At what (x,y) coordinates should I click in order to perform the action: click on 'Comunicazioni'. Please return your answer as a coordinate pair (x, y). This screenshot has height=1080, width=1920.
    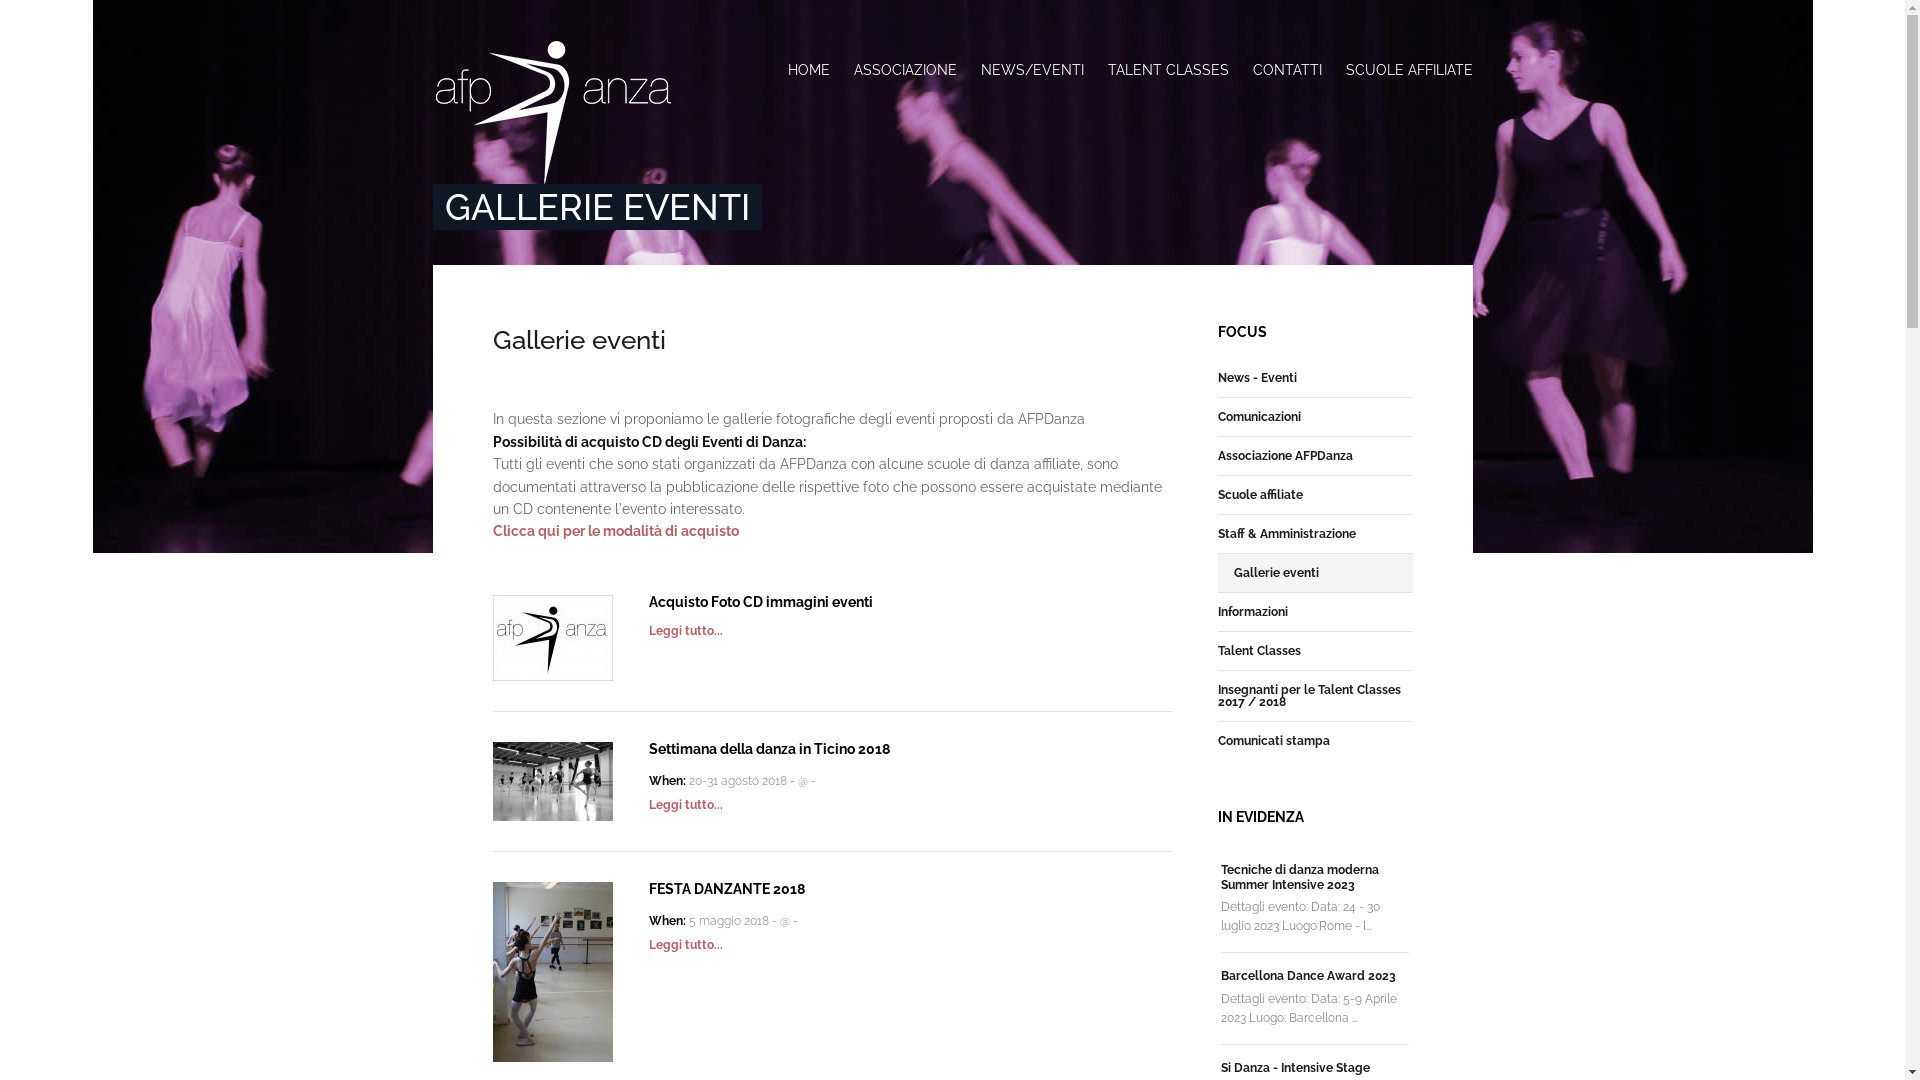
    Looking at the image, I should click on (1217, 415).